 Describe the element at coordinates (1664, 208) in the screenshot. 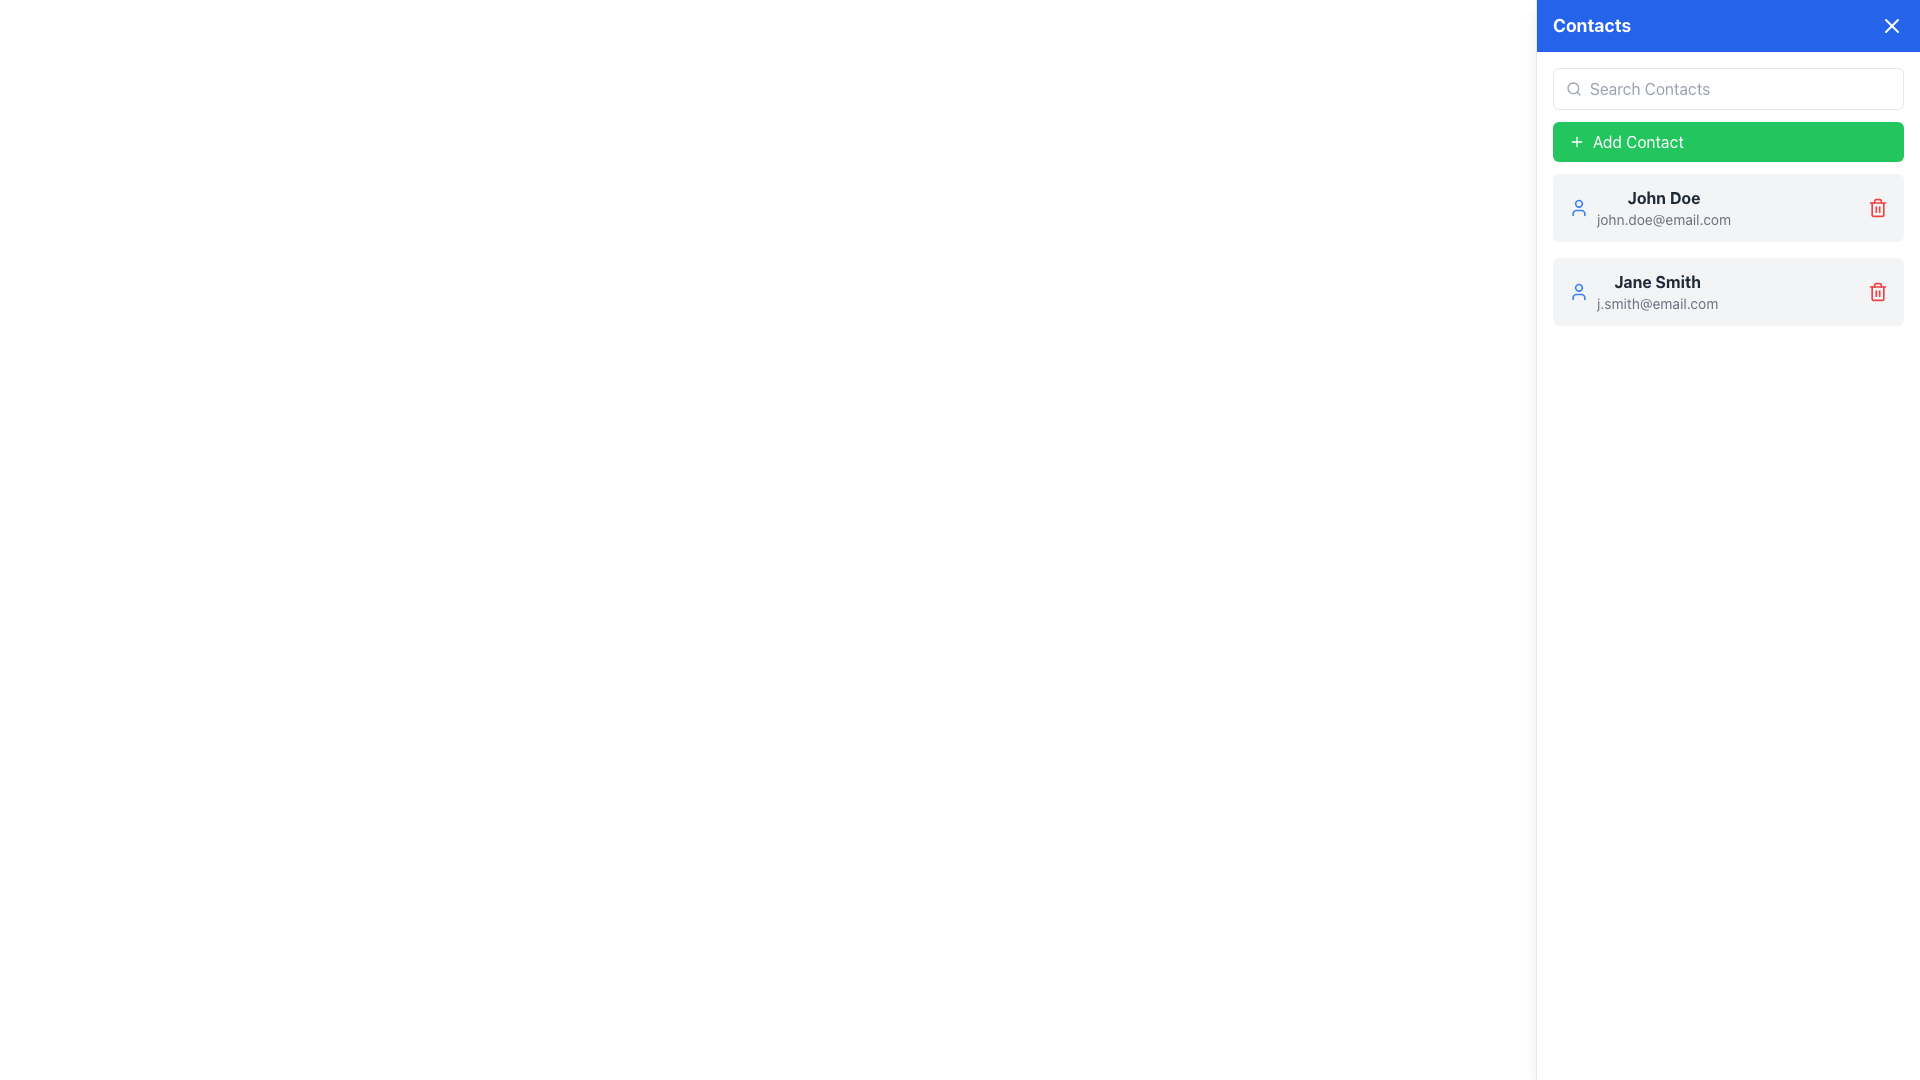

I see `the textual label displaying 'John Doe' and 'john.doe@email.com' for context actions` at that location.